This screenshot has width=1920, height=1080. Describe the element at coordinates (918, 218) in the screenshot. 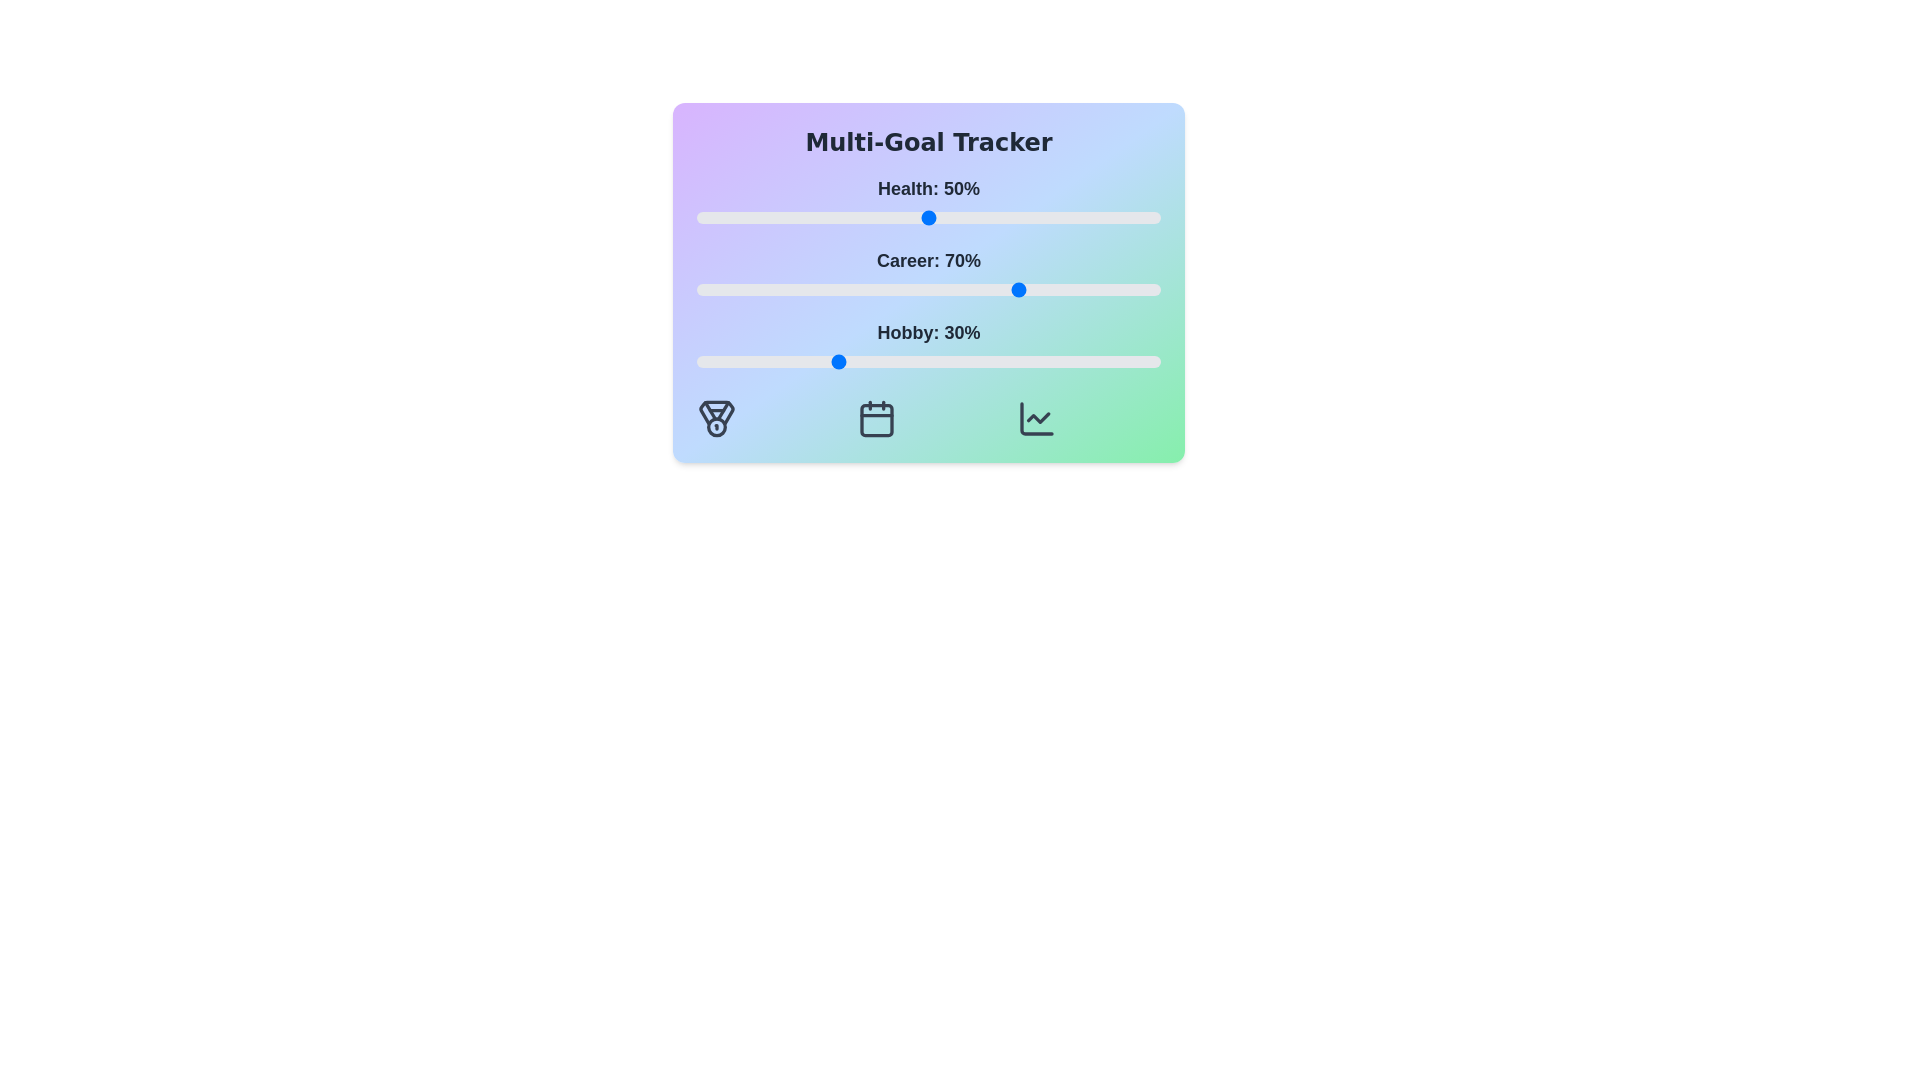

I see `the 'Health' slider to 48%` at that location.